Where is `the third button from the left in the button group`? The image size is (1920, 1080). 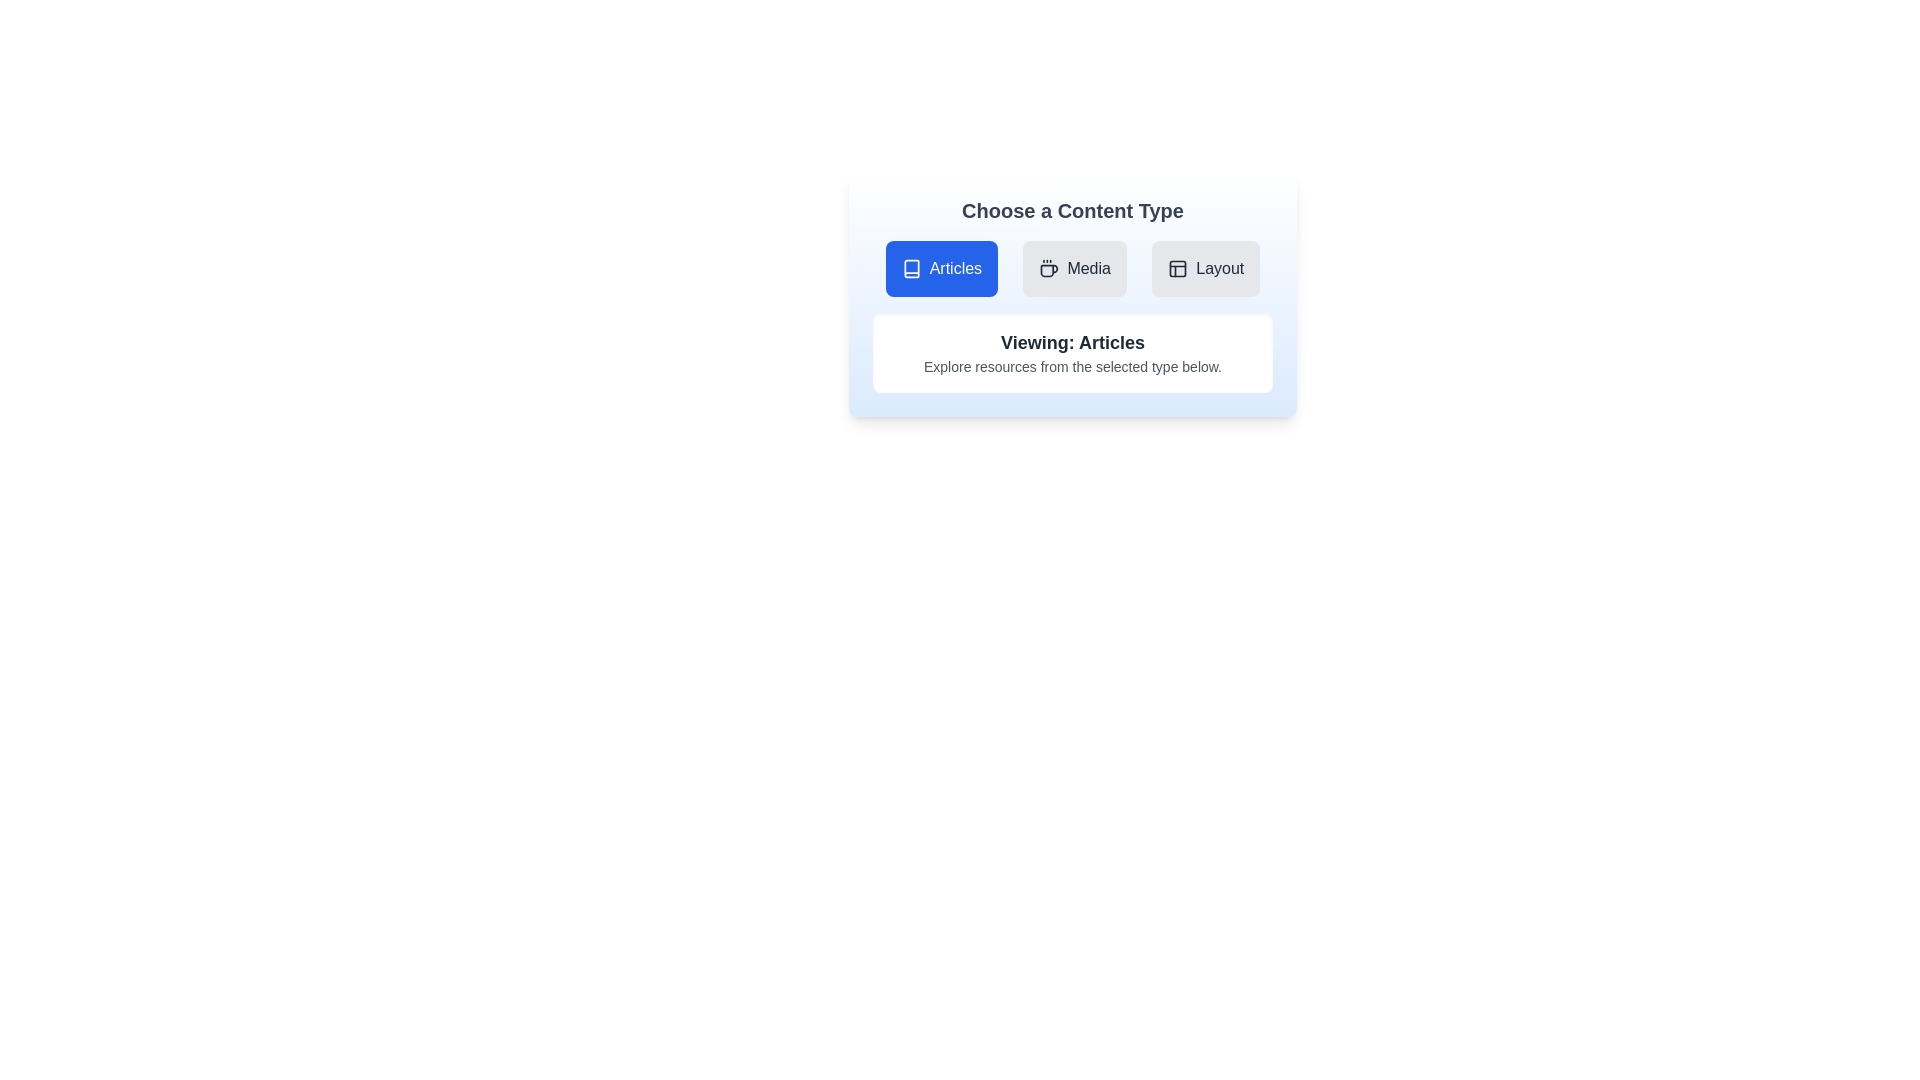
the third button from the left in the button group is located at coordinates (1205, 268).